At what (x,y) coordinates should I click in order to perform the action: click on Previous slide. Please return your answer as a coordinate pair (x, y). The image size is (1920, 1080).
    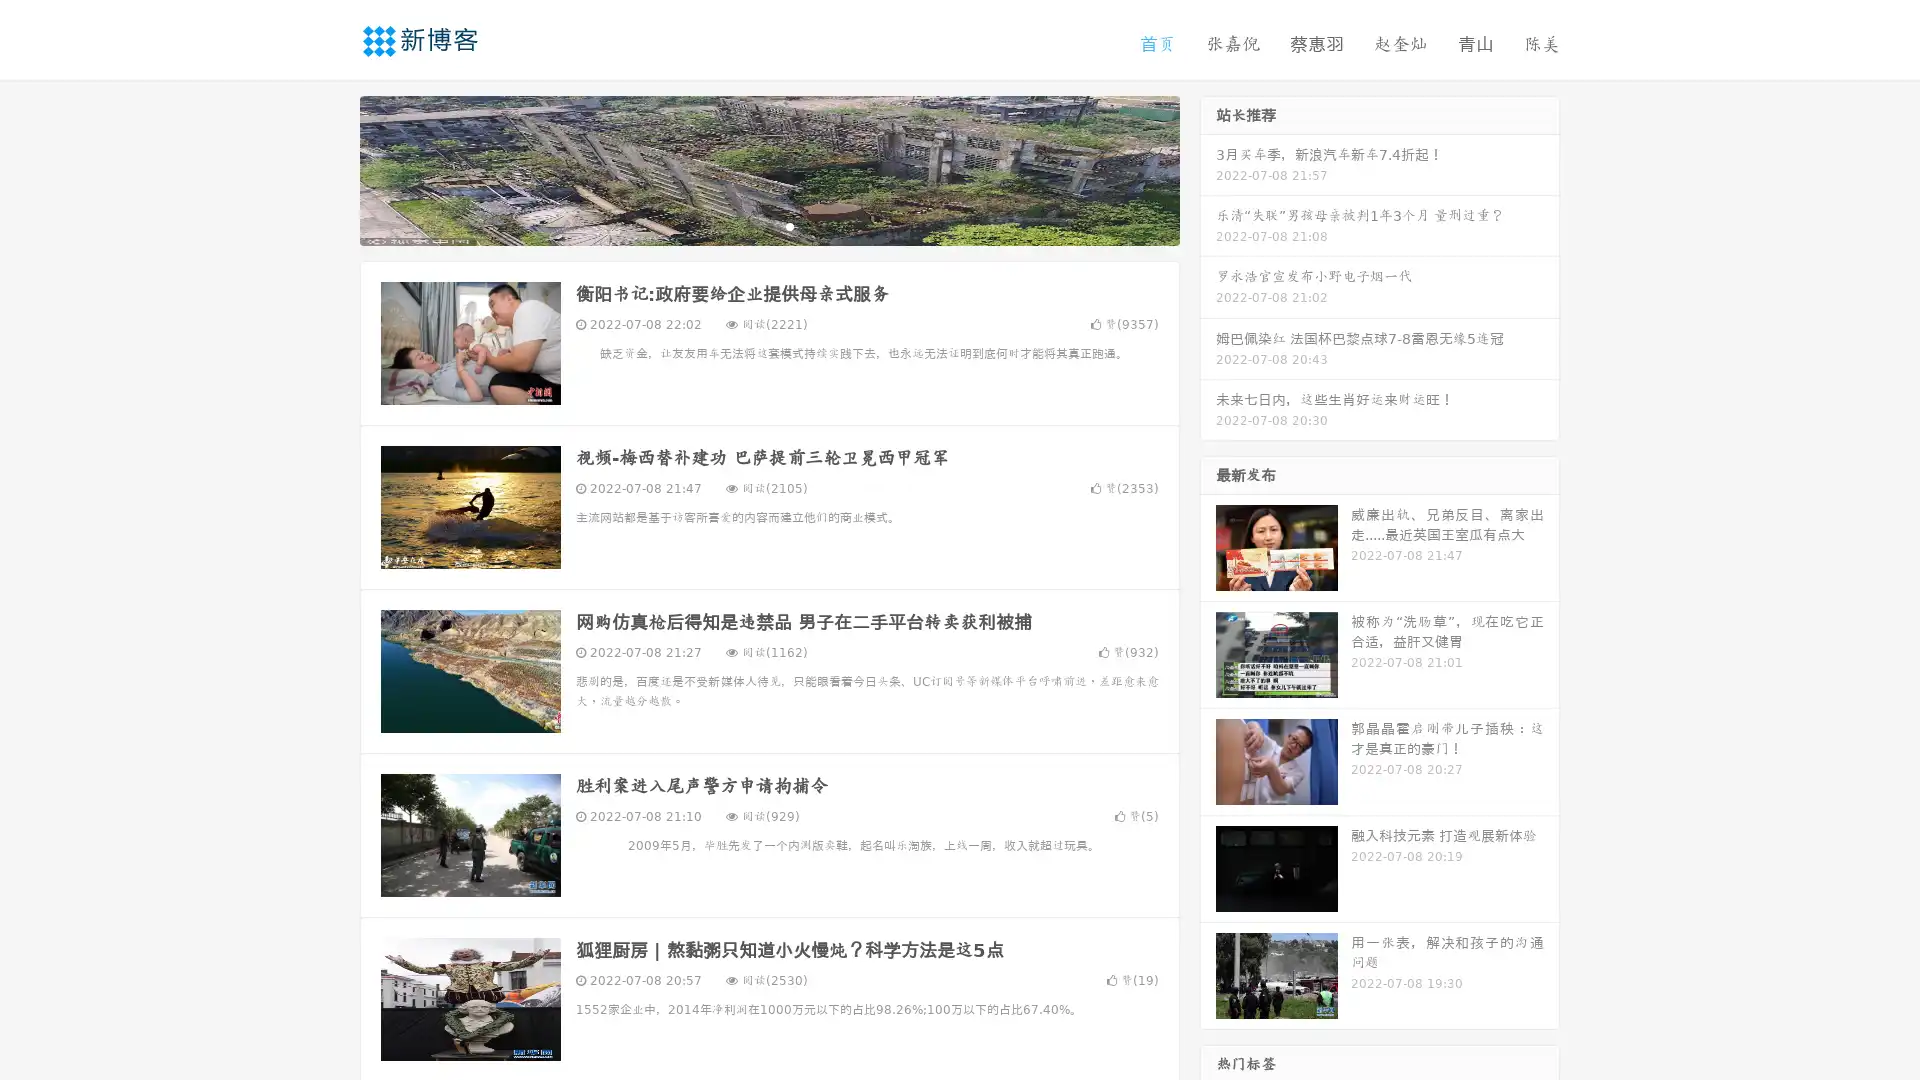
    Looking at the image, I should click on (330, 168).